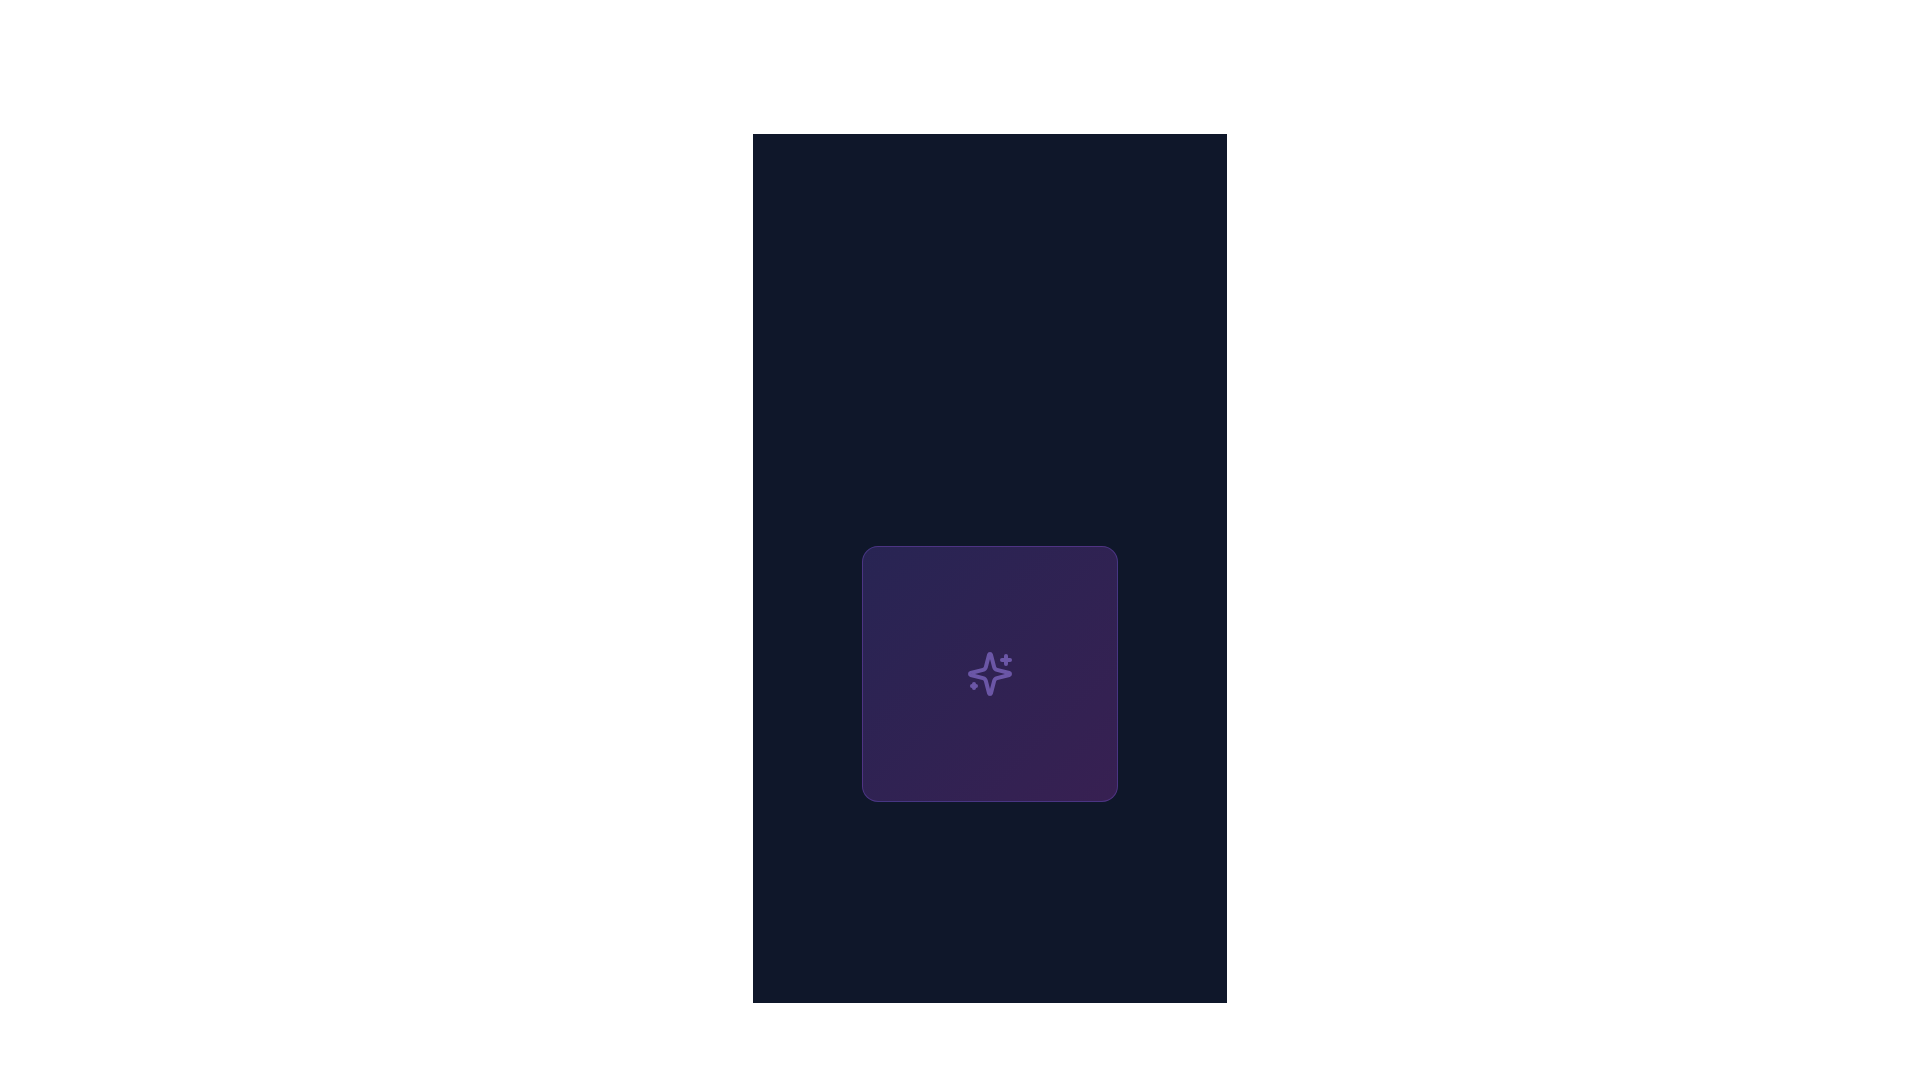  I want to click on the rounded square block with a gradient background transitioning between violet and fuchsia shades, featuring a sparkle icon in the center, so click(989, 674).